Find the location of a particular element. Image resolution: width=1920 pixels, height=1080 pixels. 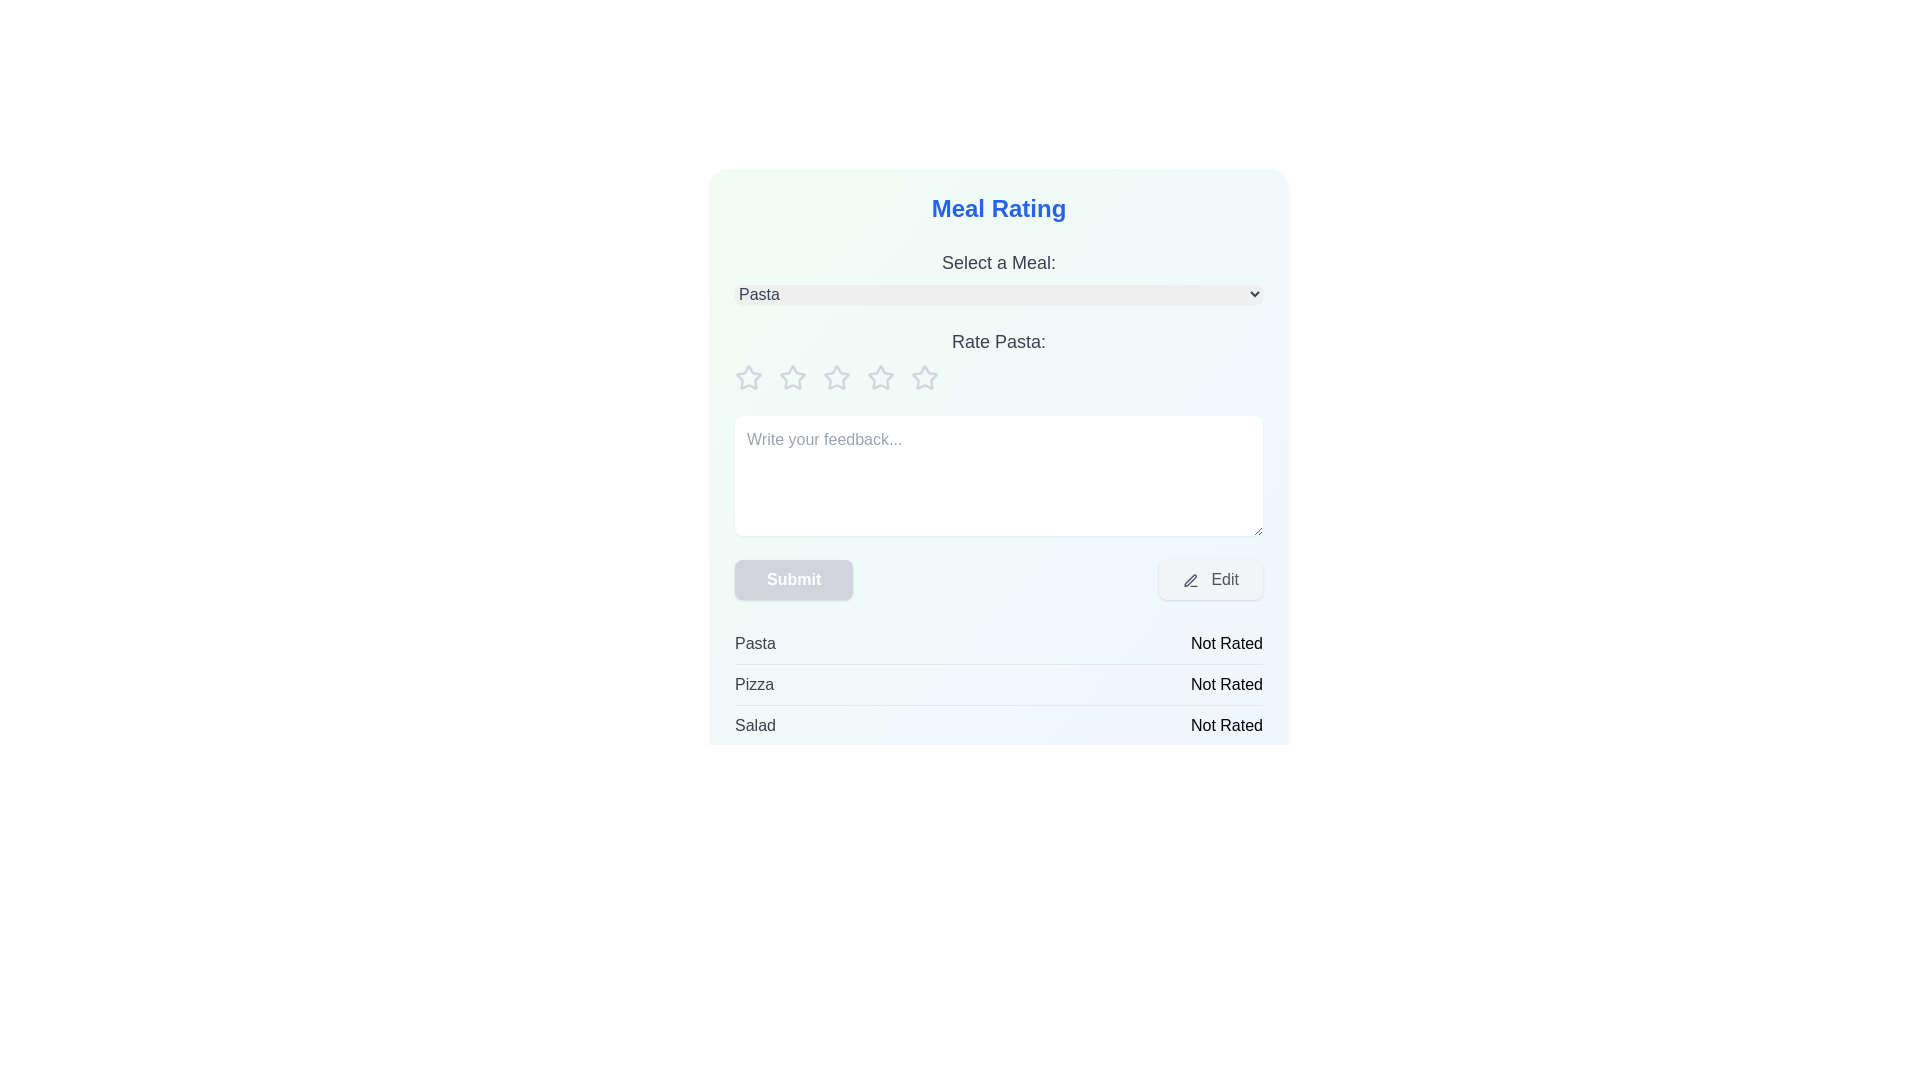

the second star icon in the rating system for the 'Pasta' category is located at coordinates (791, 377).